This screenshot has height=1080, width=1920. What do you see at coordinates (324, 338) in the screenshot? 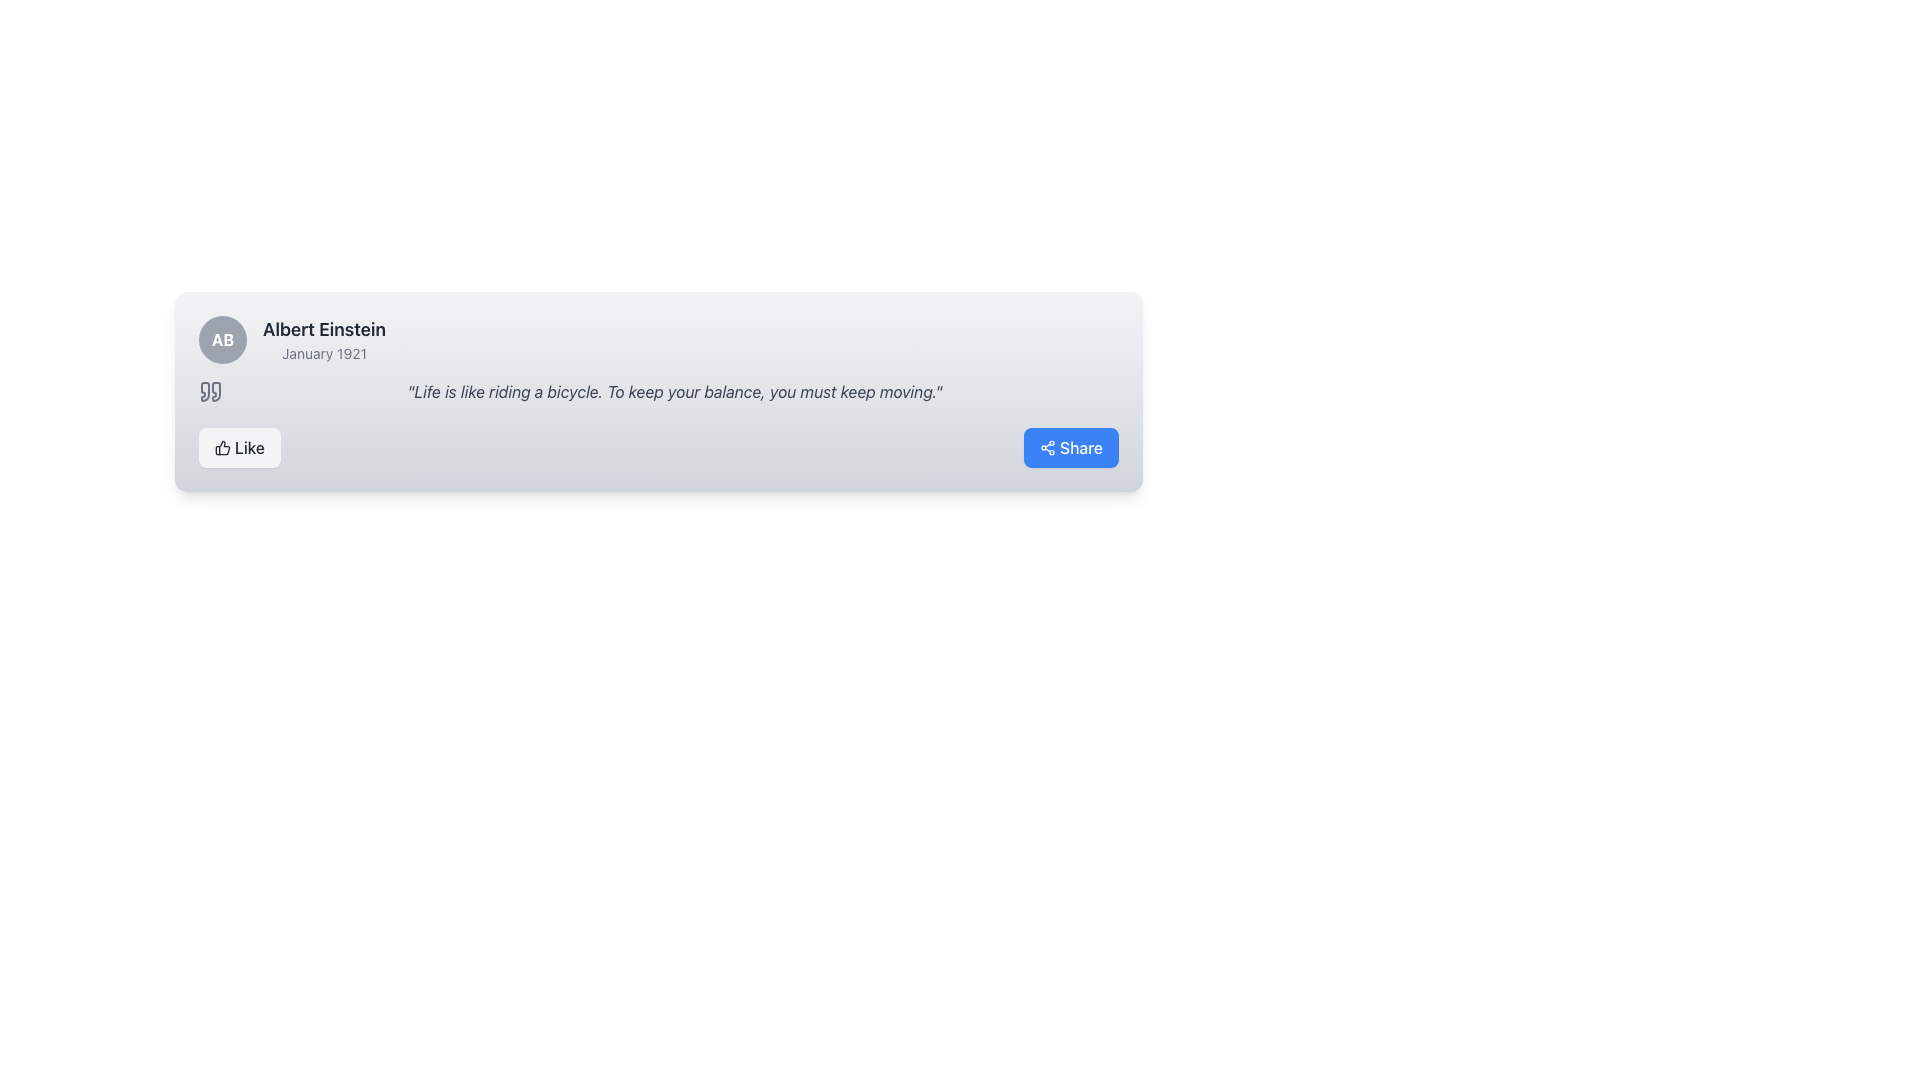
I see `the text block displaying 'Albert Einstein' and 'January 1921', located next to the circular badge with initials 'AB'` at bounding box center [324, 338].